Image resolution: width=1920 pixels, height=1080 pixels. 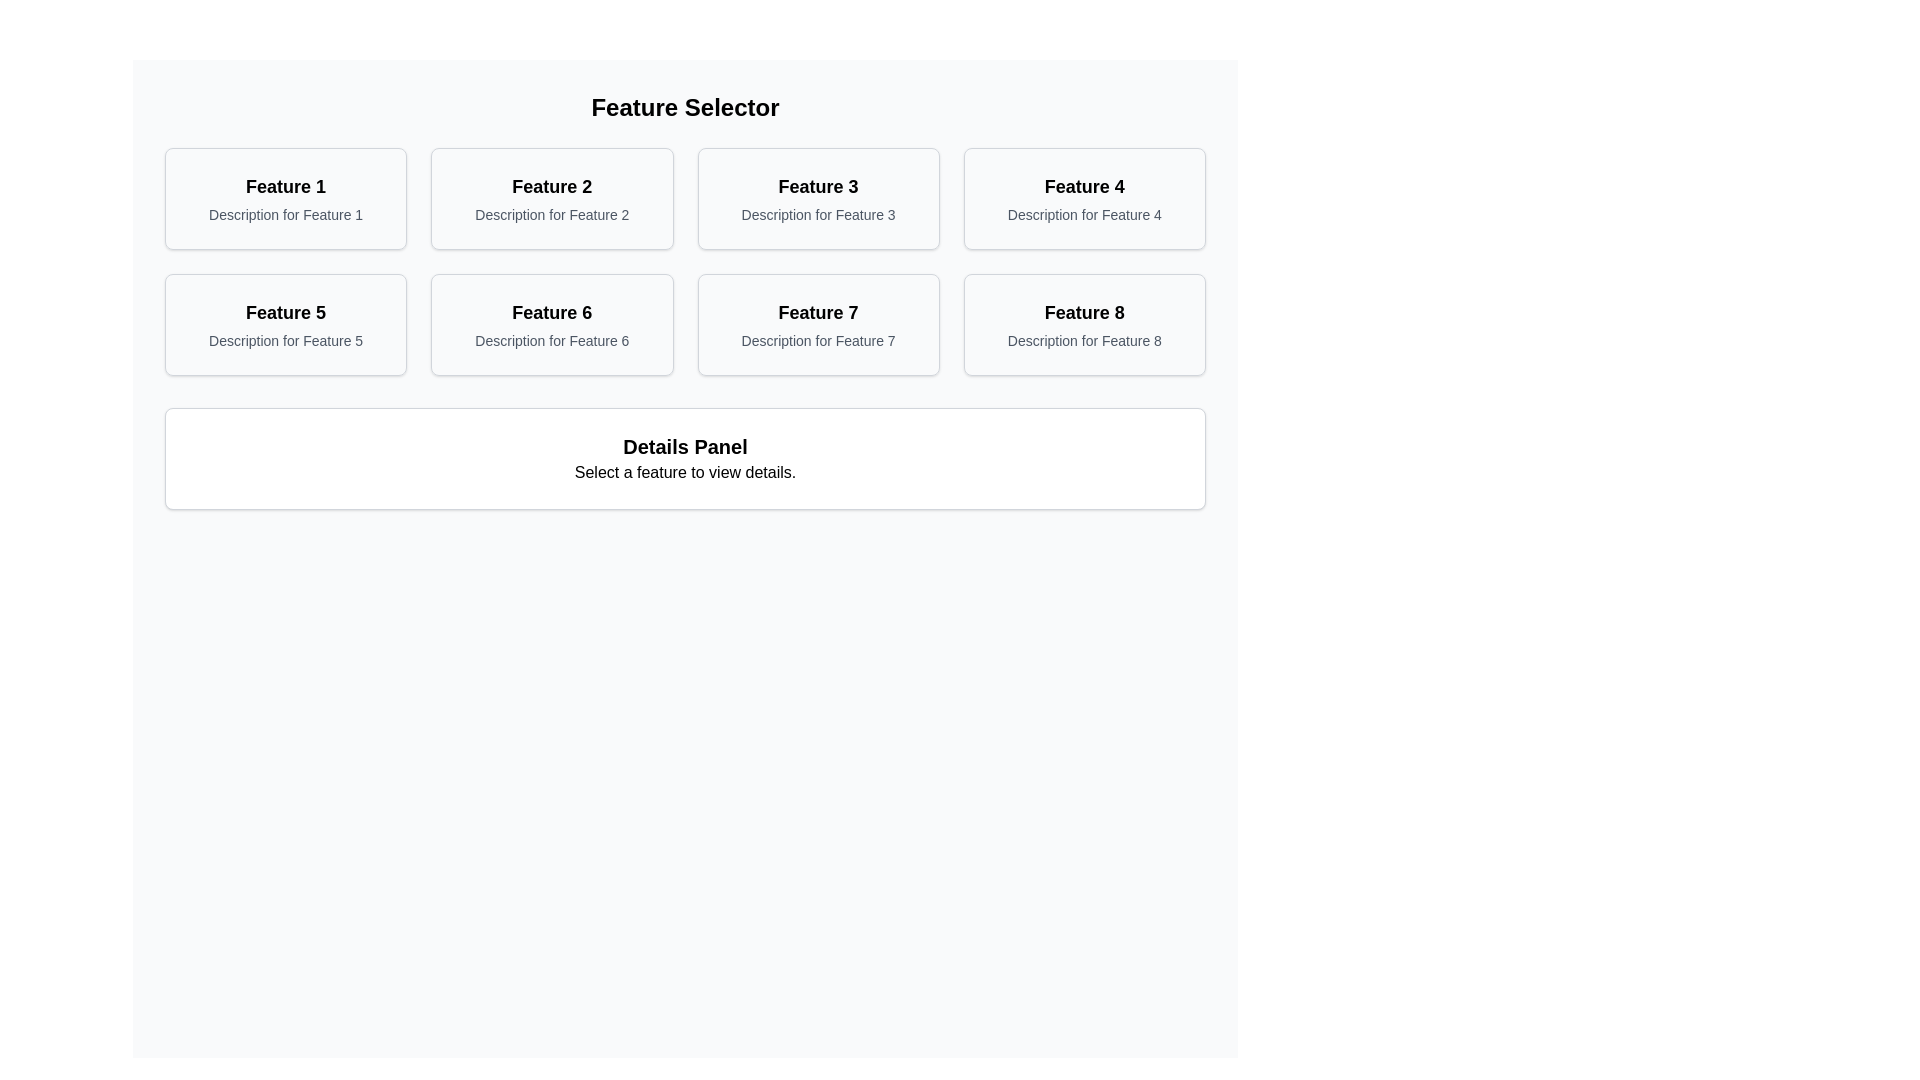 I want to click on the Informational Card highlighting 'Feature 3' located in the third column of the first row within a grid layout, so click(x=818, y=199).